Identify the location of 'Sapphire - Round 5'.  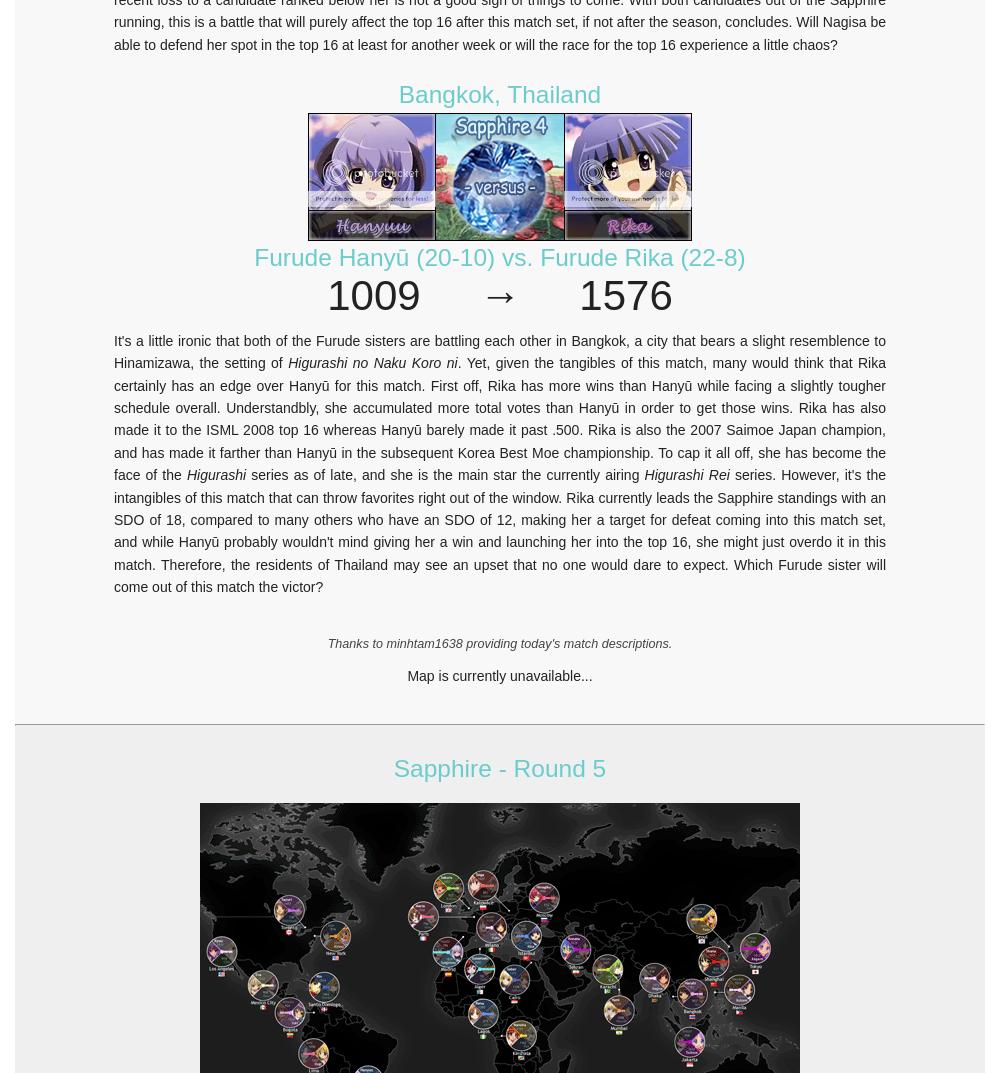
(393, 767).